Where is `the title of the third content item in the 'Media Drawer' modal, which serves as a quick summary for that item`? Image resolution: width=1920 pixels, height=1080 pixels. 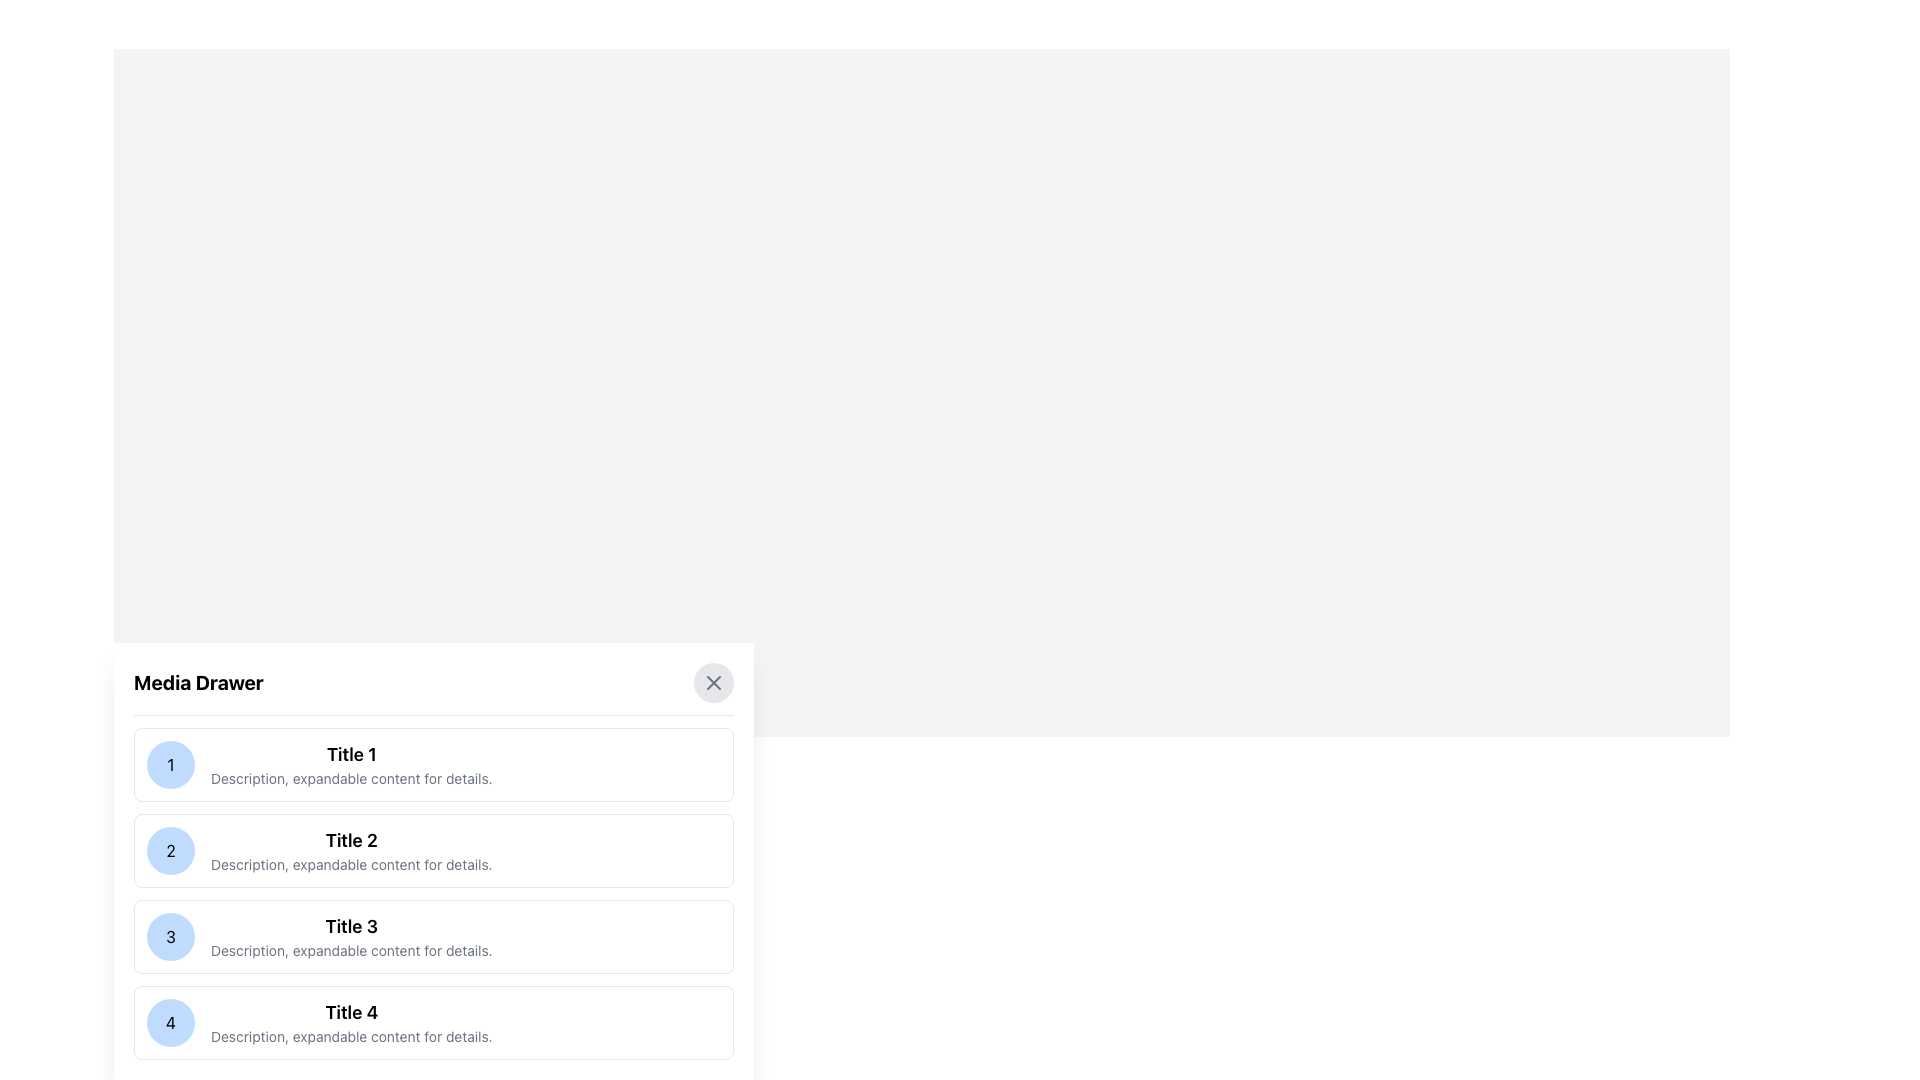
the title of the third content item in the 'Media Drawer' modal, which serves as a quick summary for that item is located at coordinates (351, 926).